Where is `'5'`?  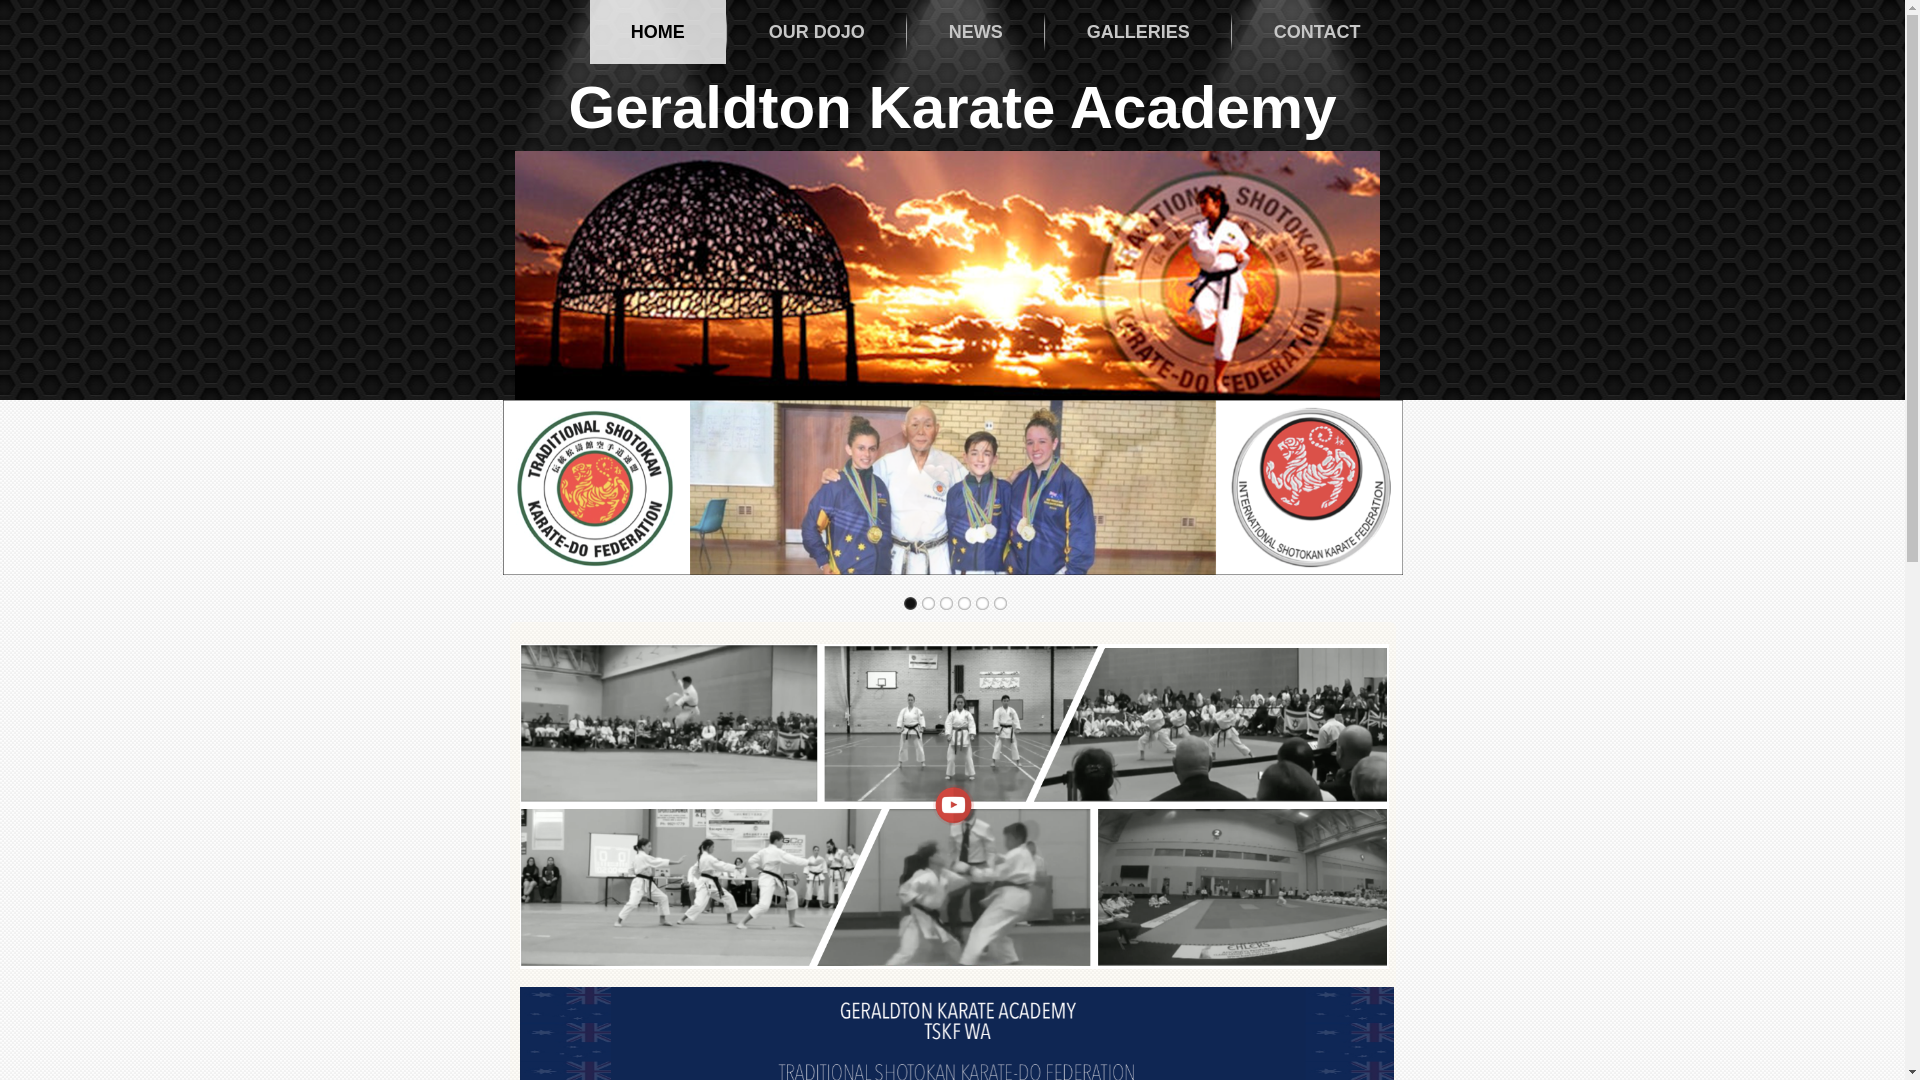
'5' is located at coordinates (975, 602).